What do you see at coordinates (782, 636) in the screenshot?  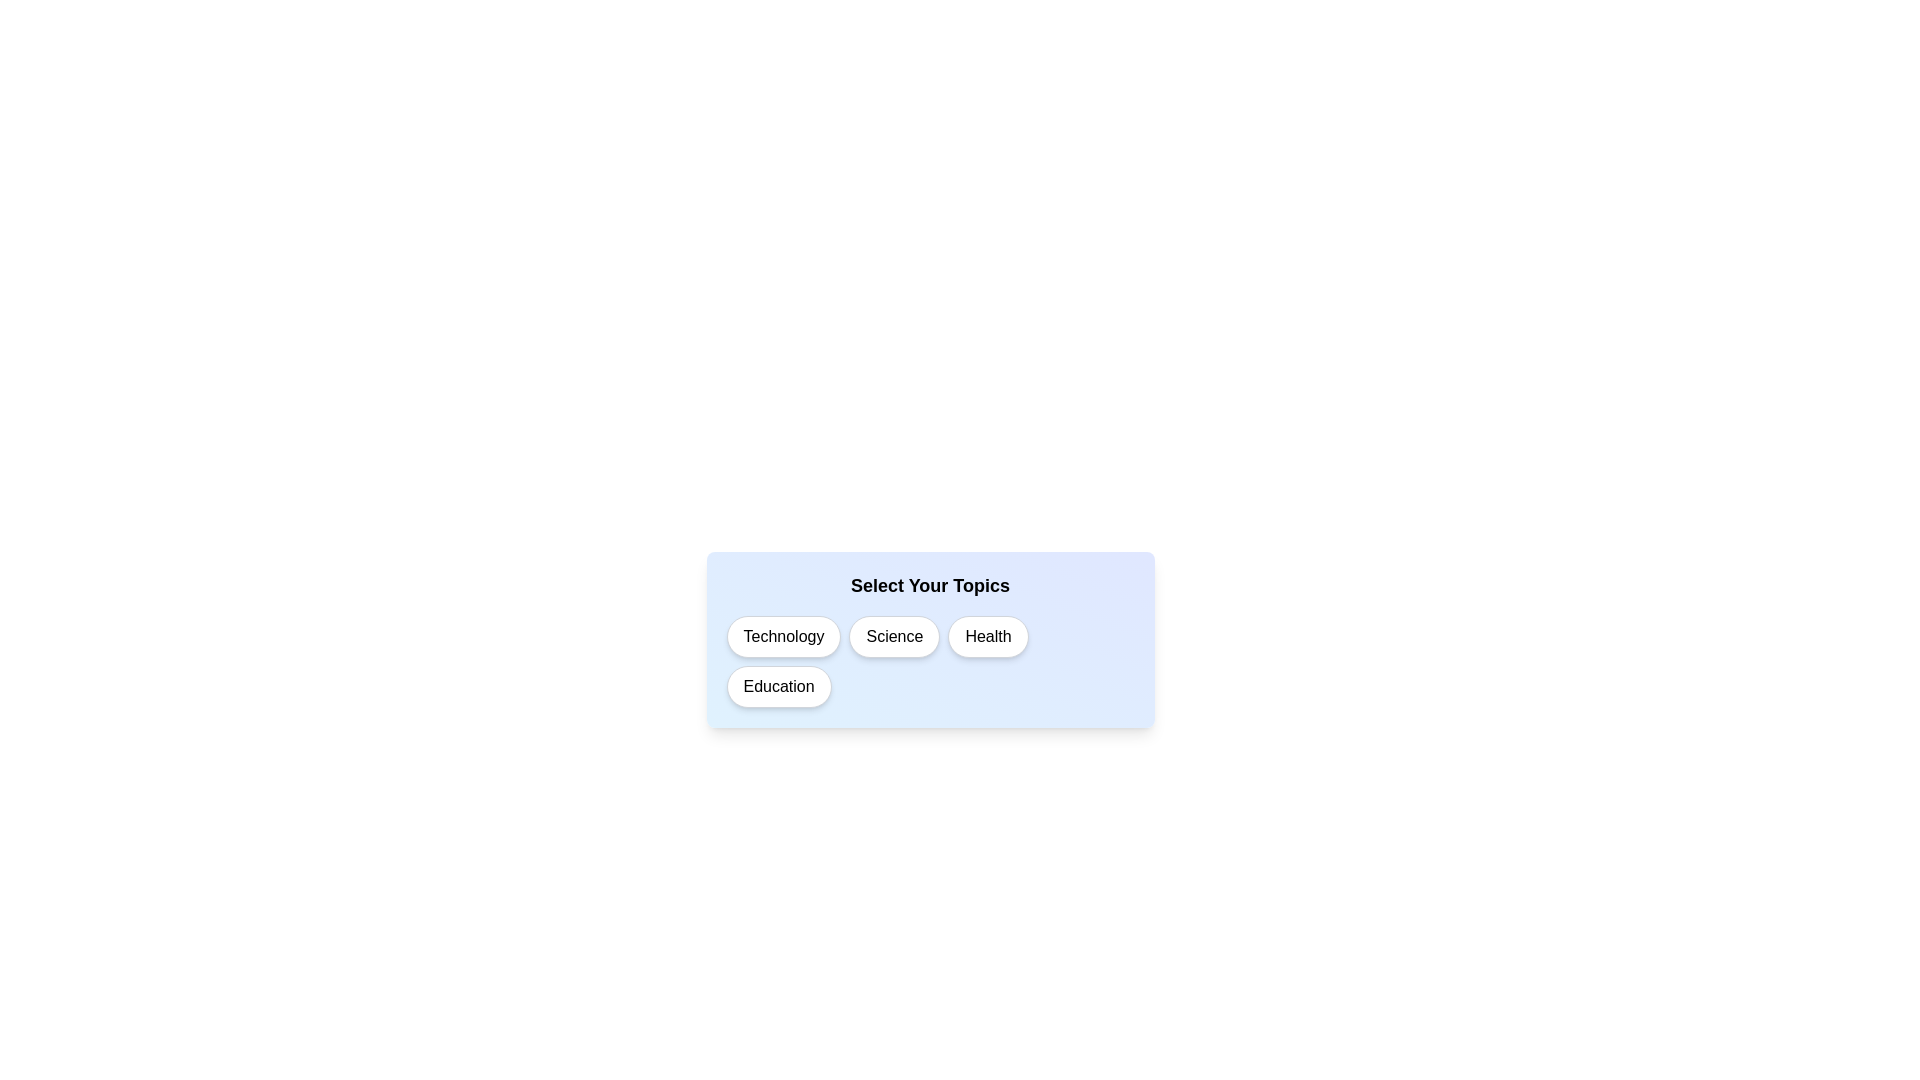 I see `the topic Technology to observe its visual feedback` at bounding box center [782, 636].